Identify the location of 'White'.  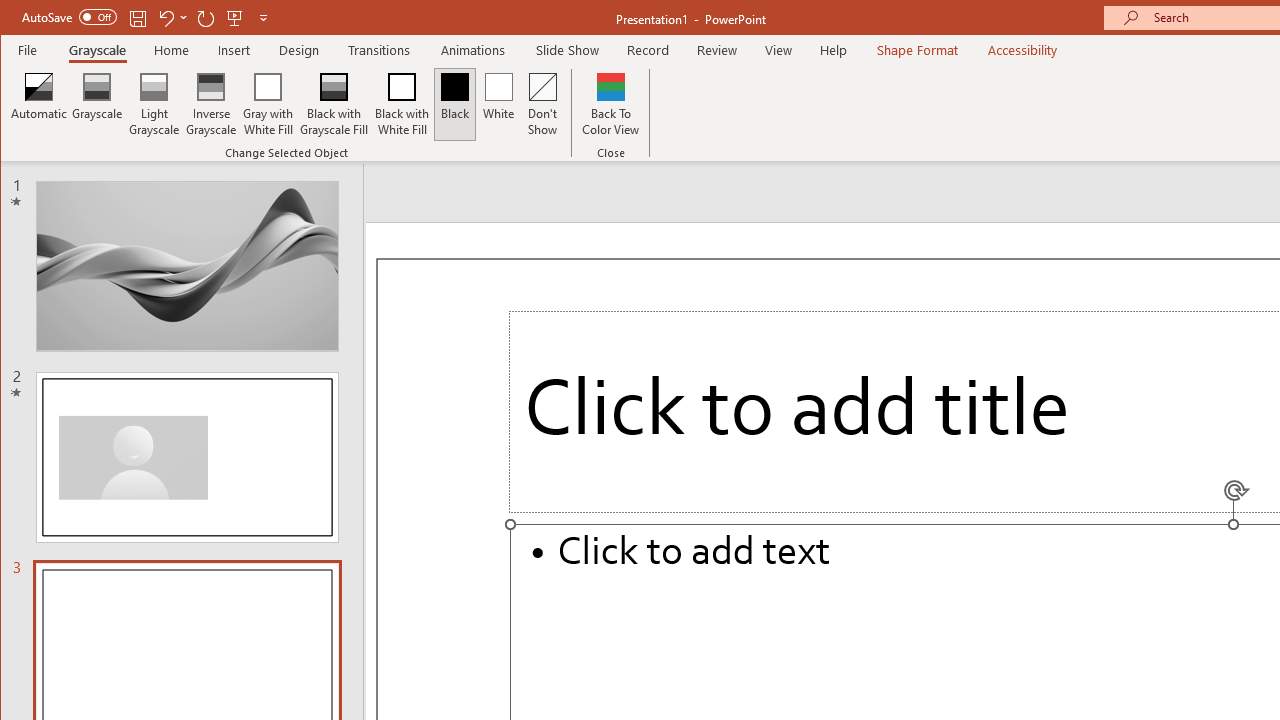
(498, 104).